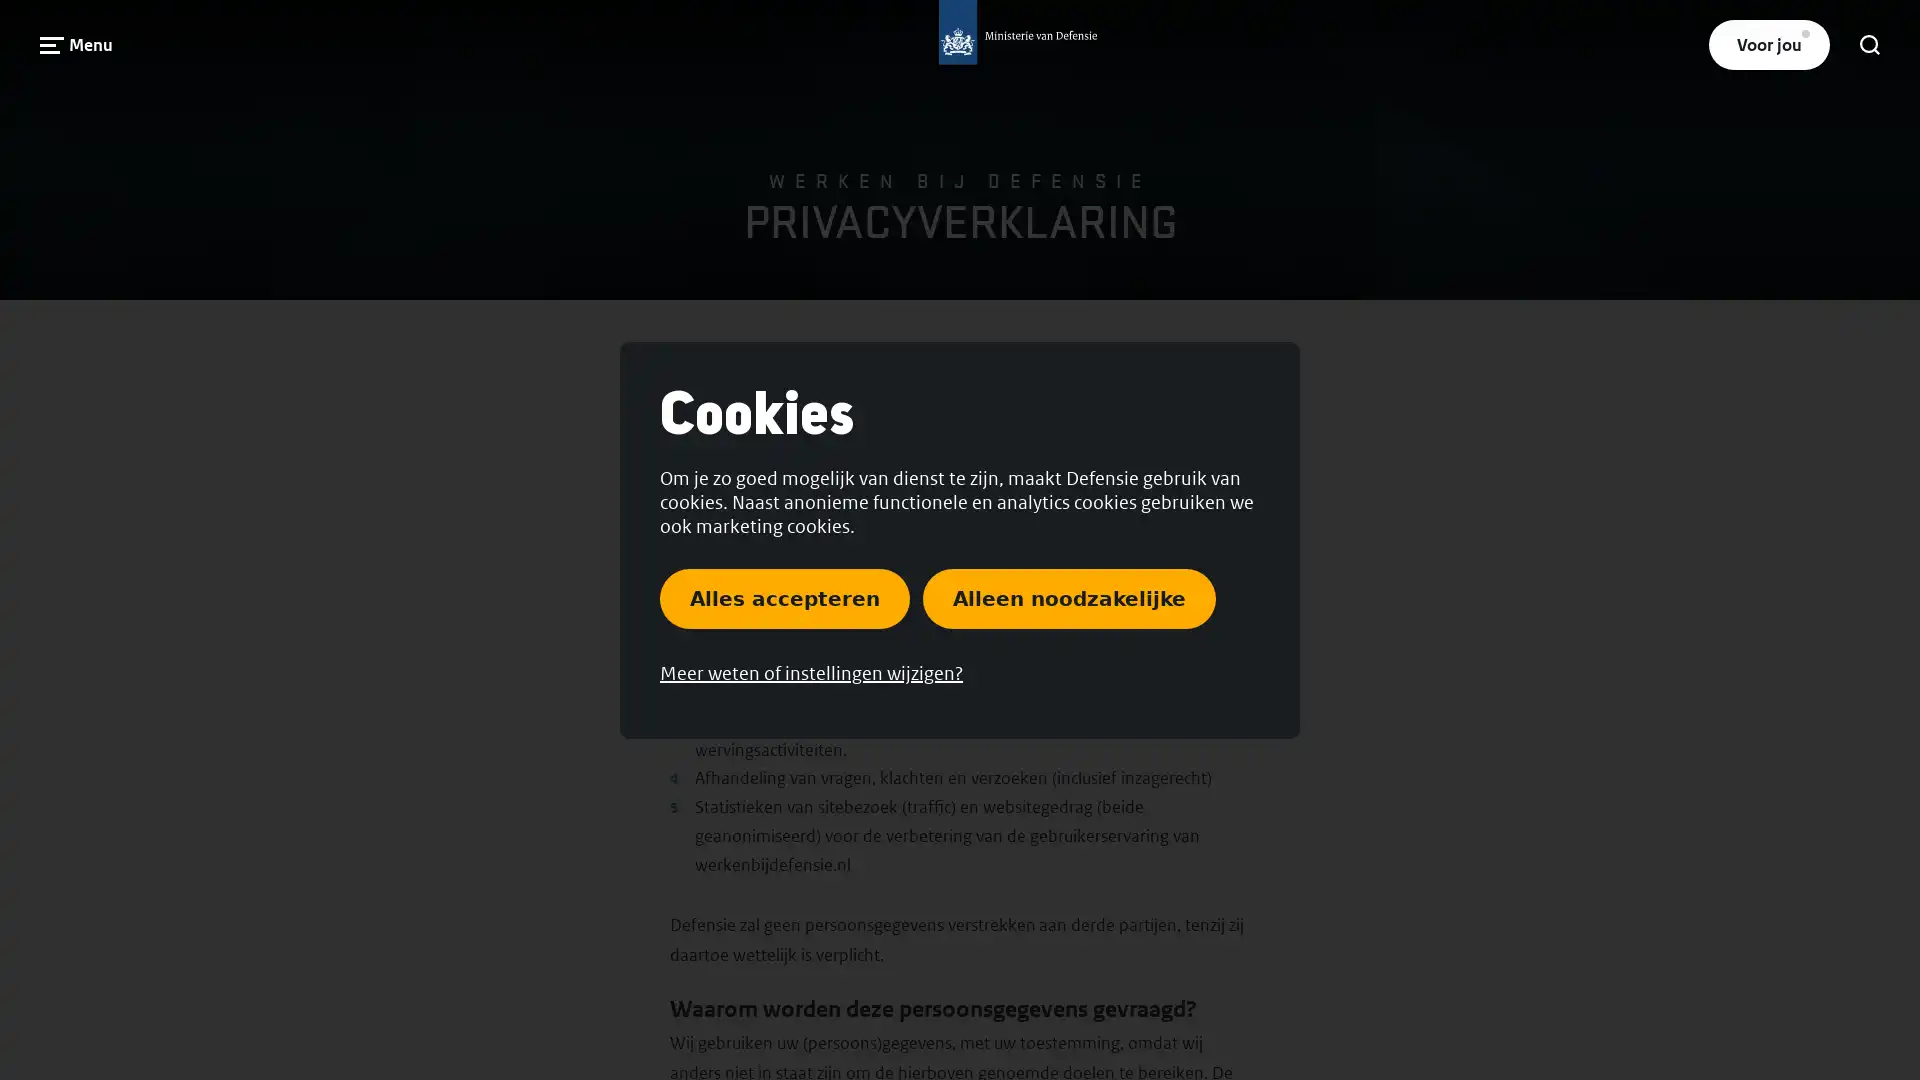 The image size is (1920, 1080). What do you see at coordinates (784, 596) in the screenshot?
I see `Alles accepteren` at bounding box center [784, 596].